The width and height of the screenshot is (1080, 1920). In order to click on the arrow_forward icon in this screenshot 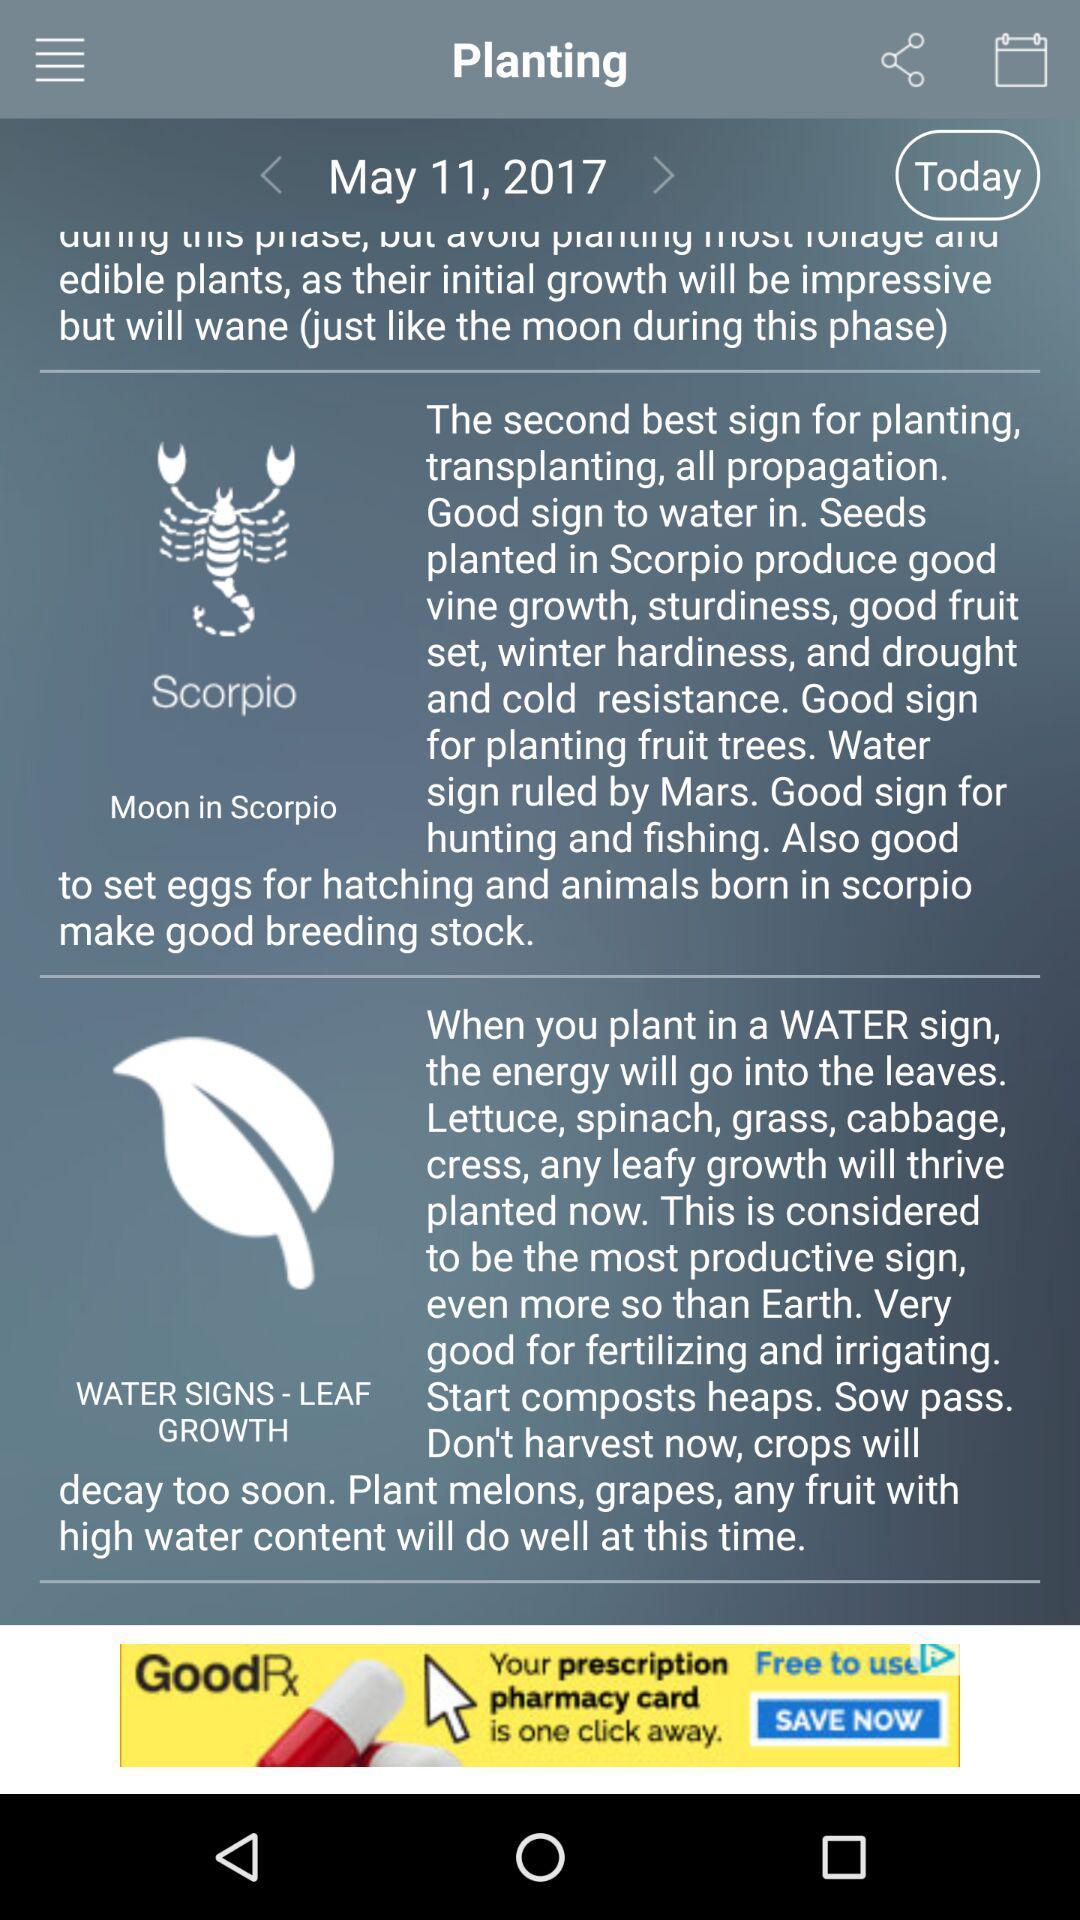, I will do `click(664, 187)`.